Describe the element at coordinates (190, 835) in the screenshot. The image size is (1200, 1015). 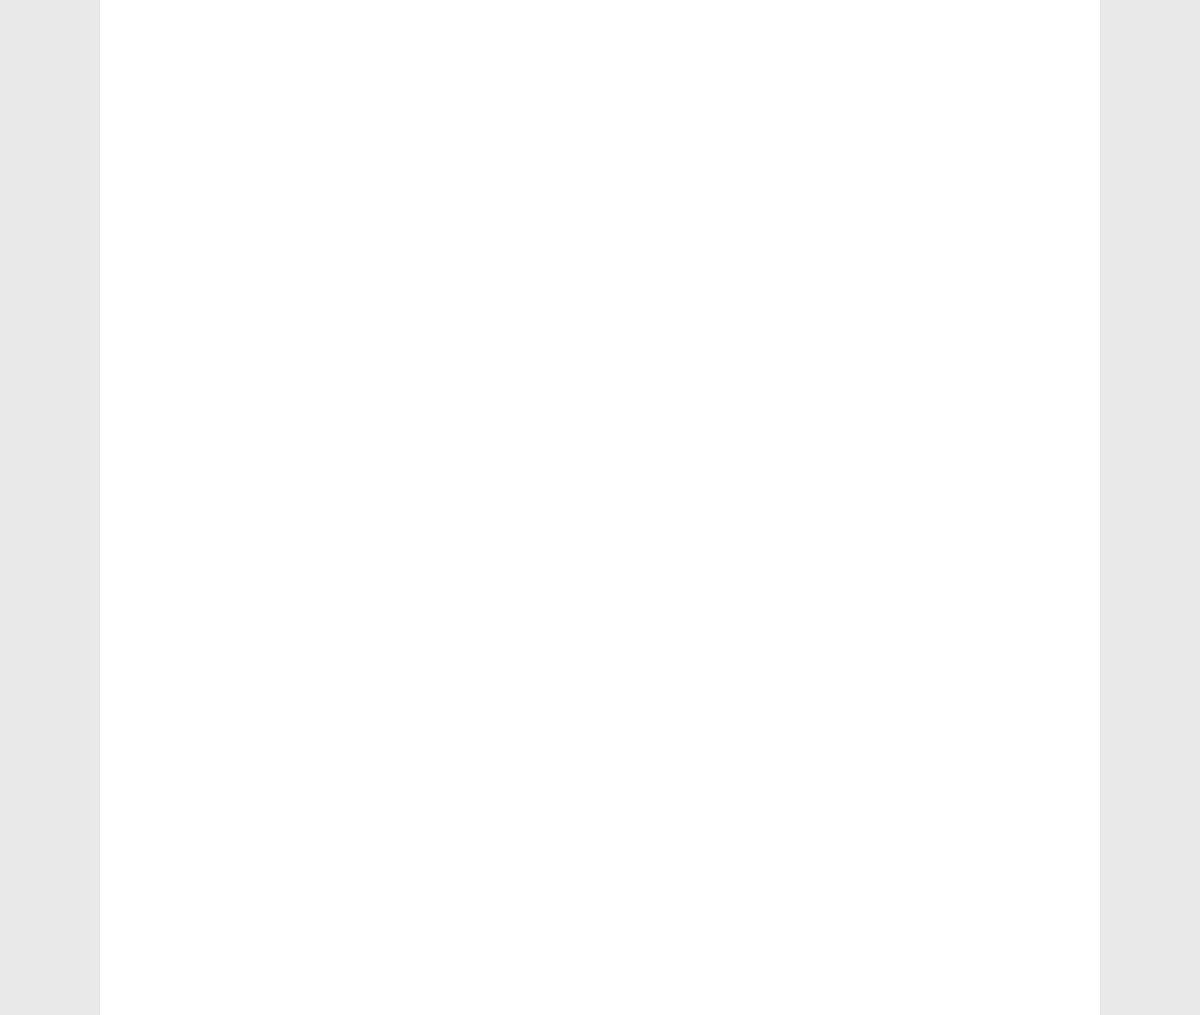
I see `'Web design'` at that location.